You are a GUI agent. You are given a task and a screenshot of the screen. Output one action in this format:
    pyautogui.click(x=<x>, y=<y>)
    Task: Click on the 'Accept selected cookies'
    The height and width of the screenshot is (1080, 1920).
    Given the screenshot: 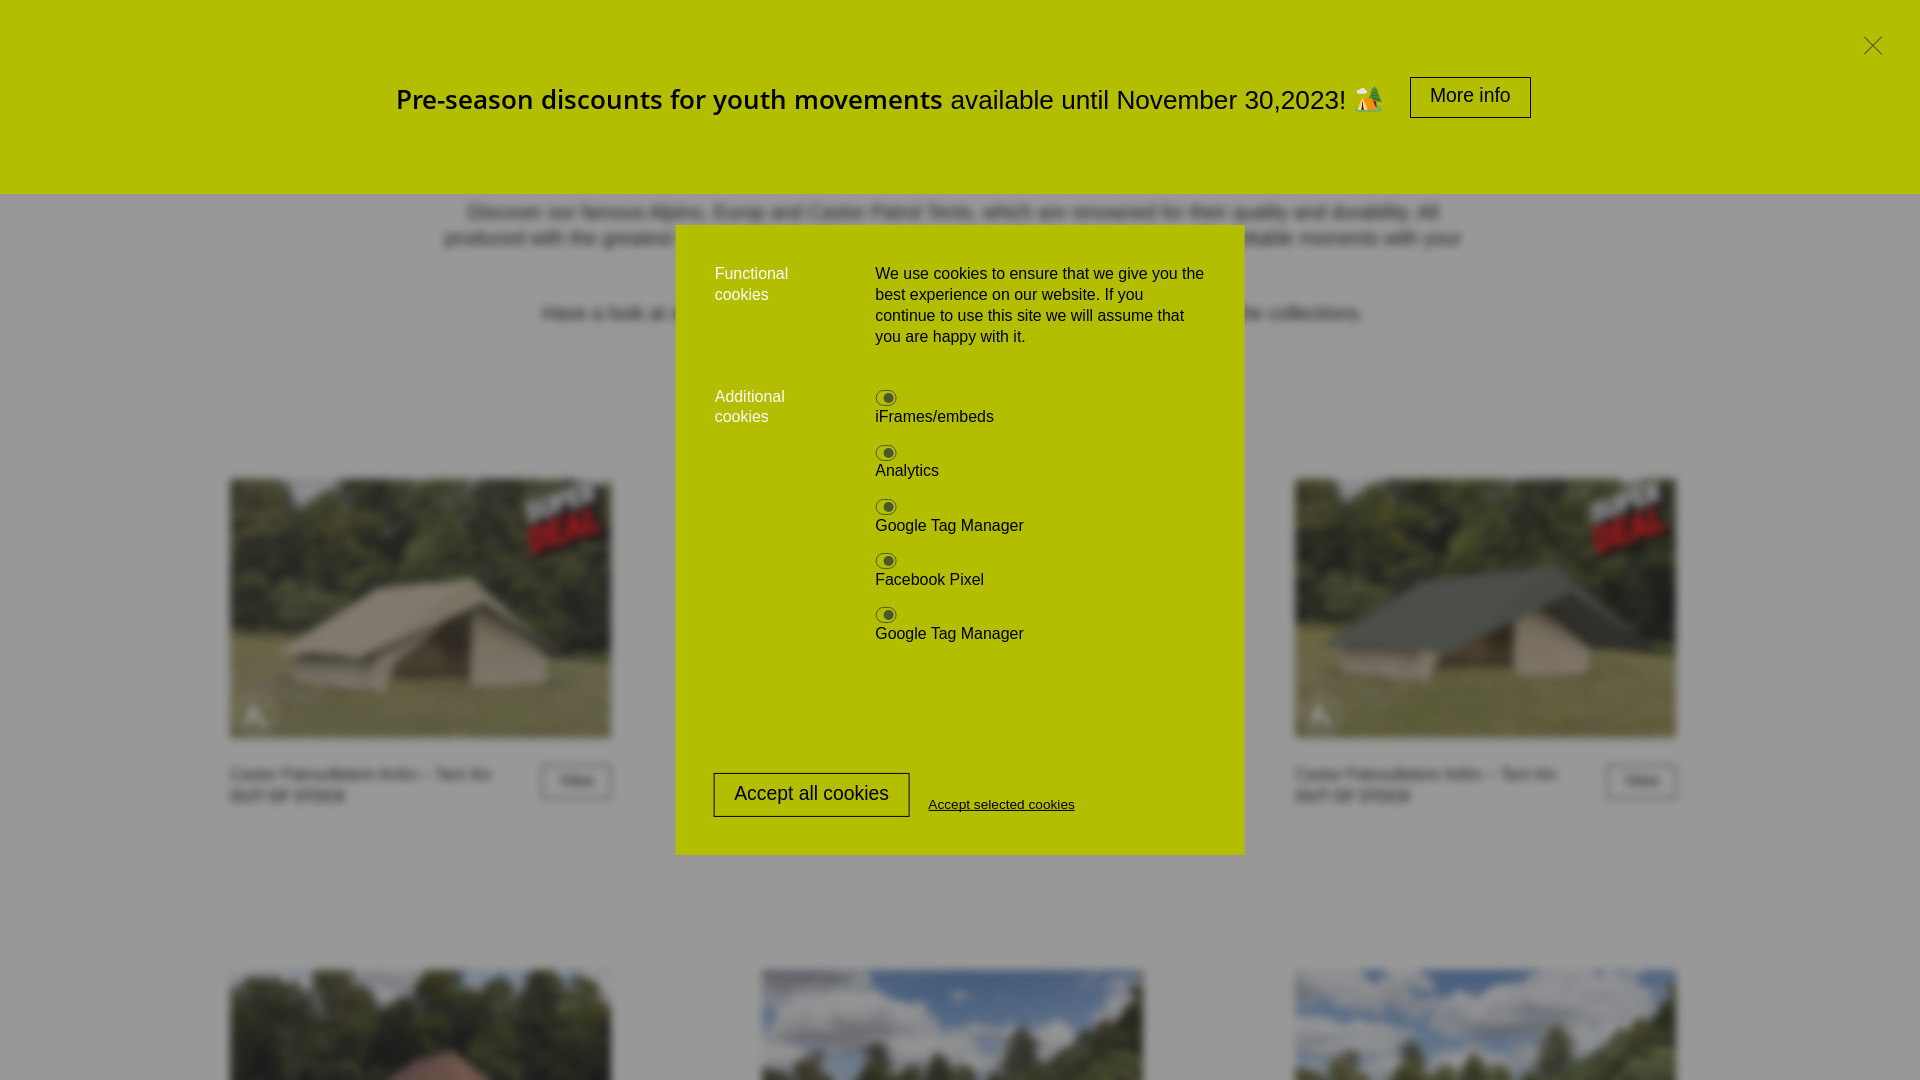 What is the action you would take?
    pyautogui.click(x=1001, y=804)
    